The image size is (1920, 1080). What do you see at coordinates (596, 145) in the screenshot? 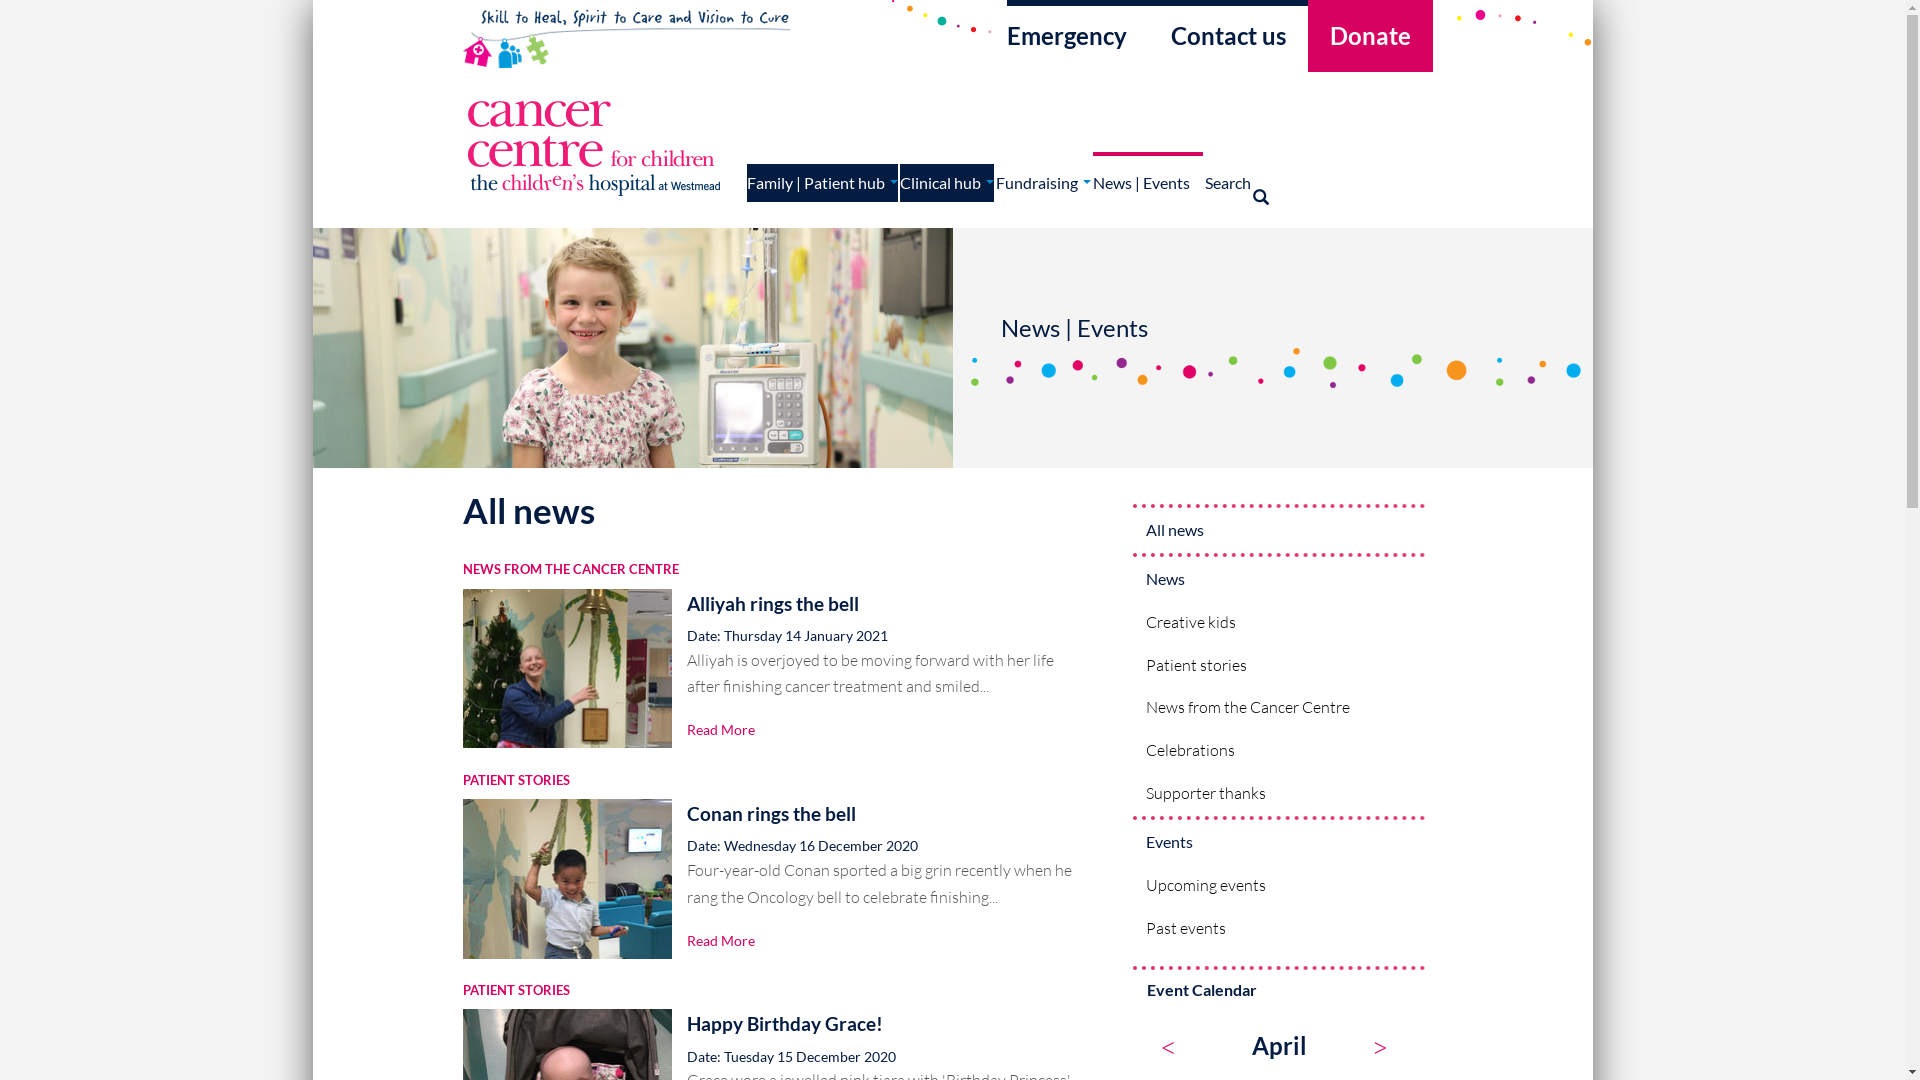
I see `'Home'` at bounding box center [596, 145].